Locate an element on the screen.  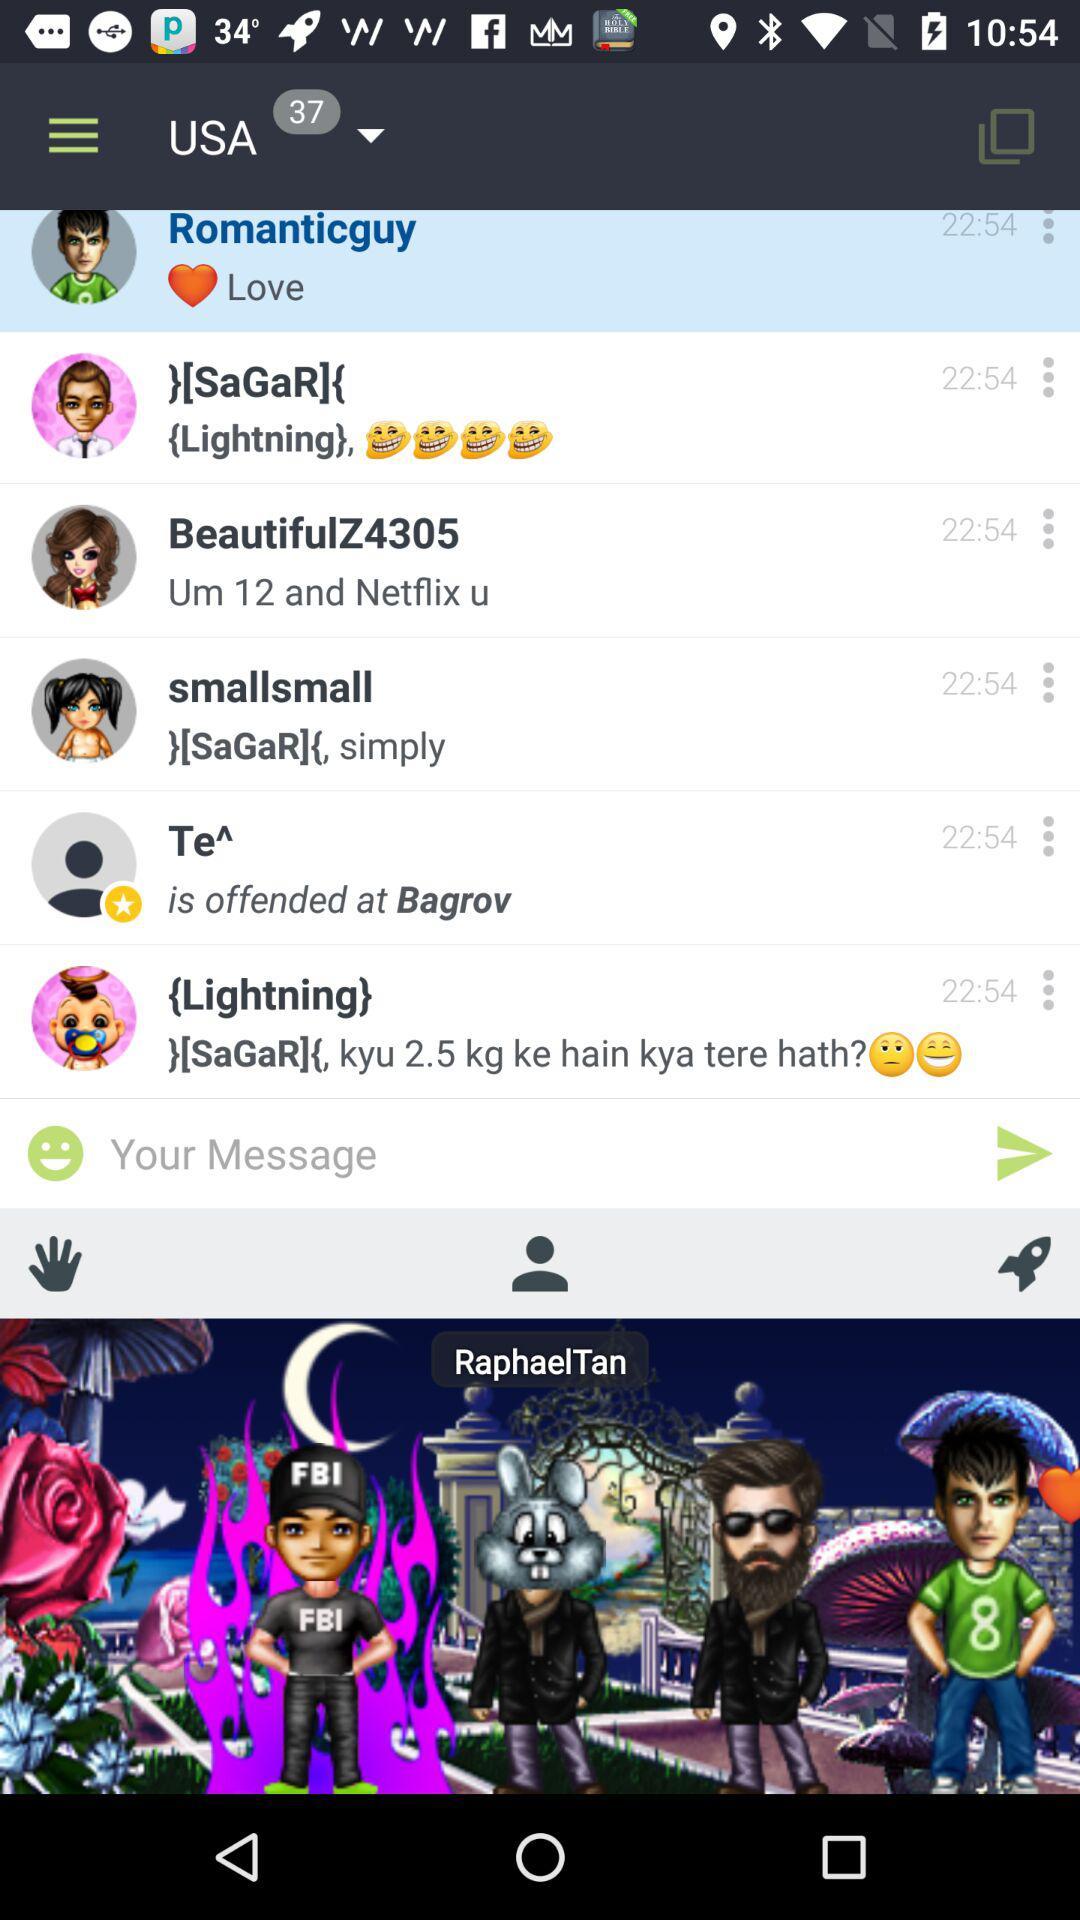
item to the left of the romanticguy icon is located at coordinates (72, 135).